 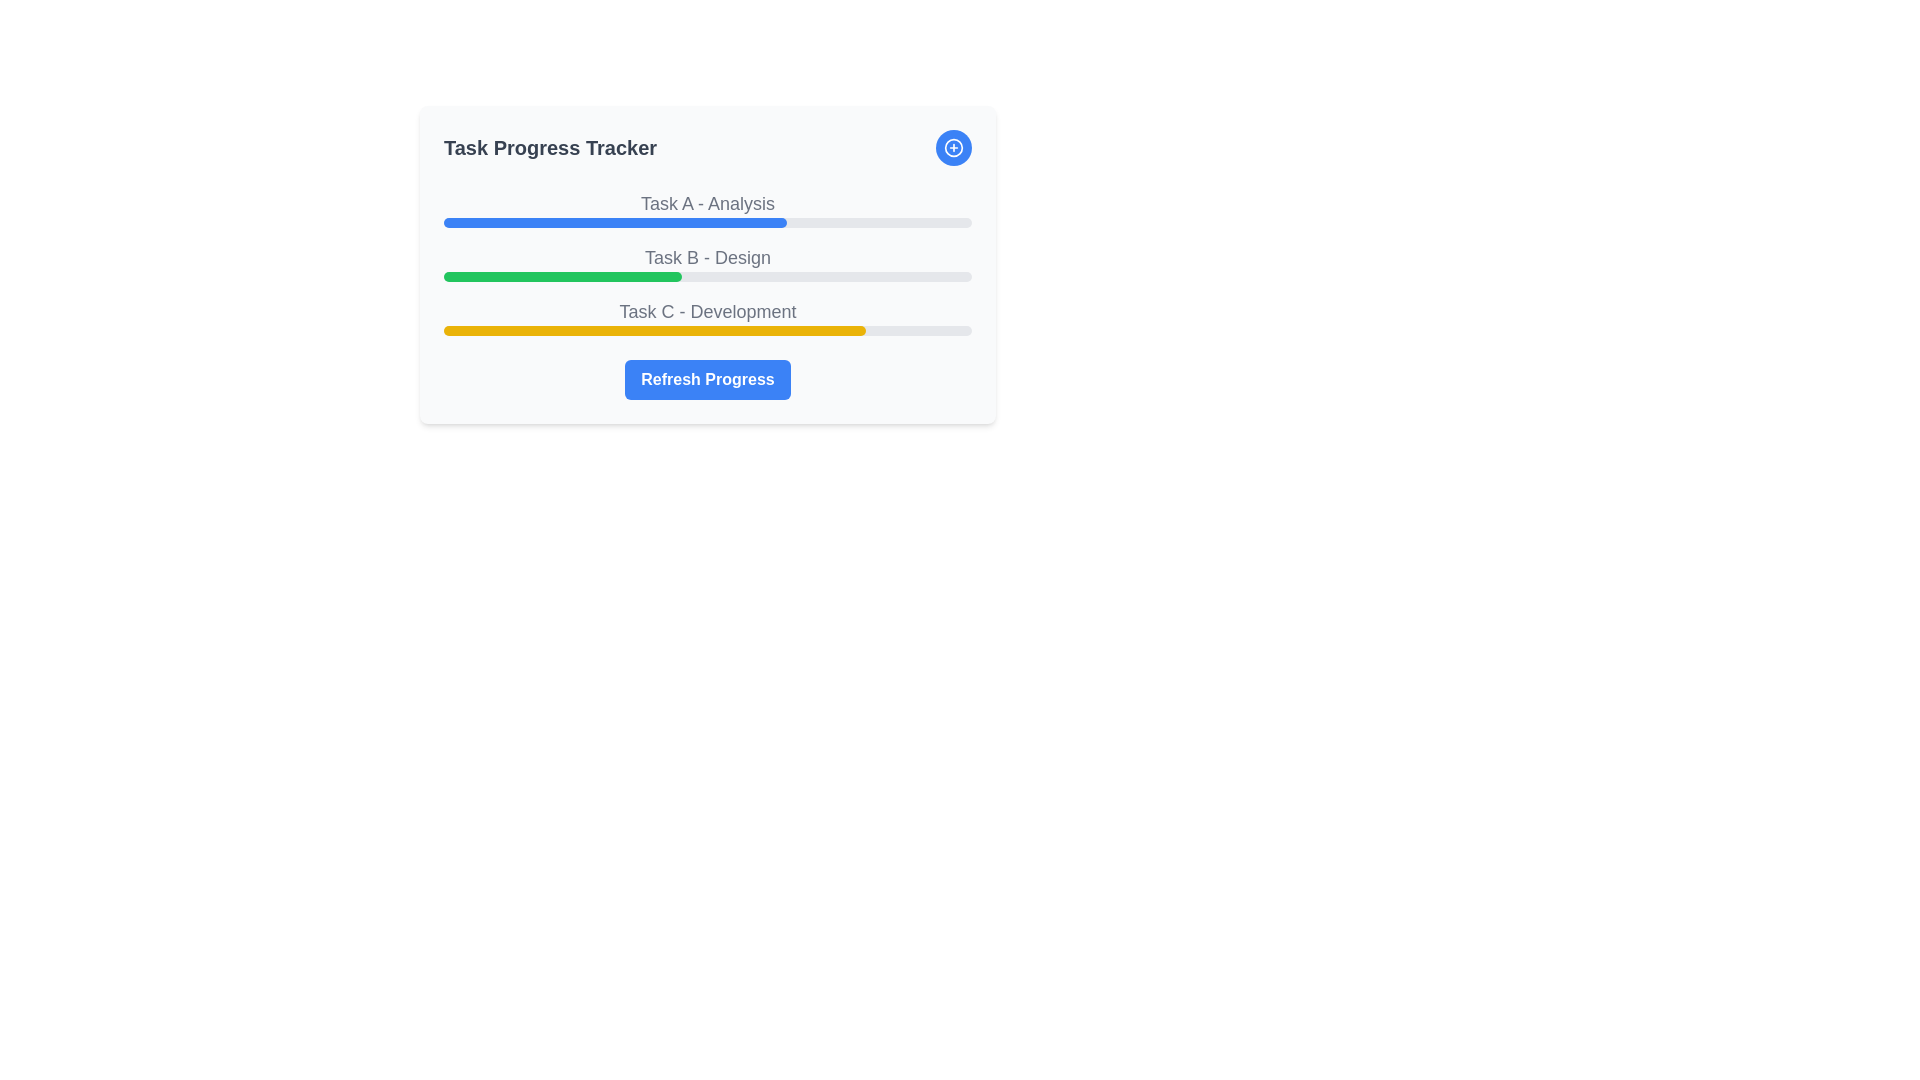 I want to click on the rectangular button with a blue background and white text labeled 'Refresh Progress' to observe its hover effect, so click(x=707, y=380).